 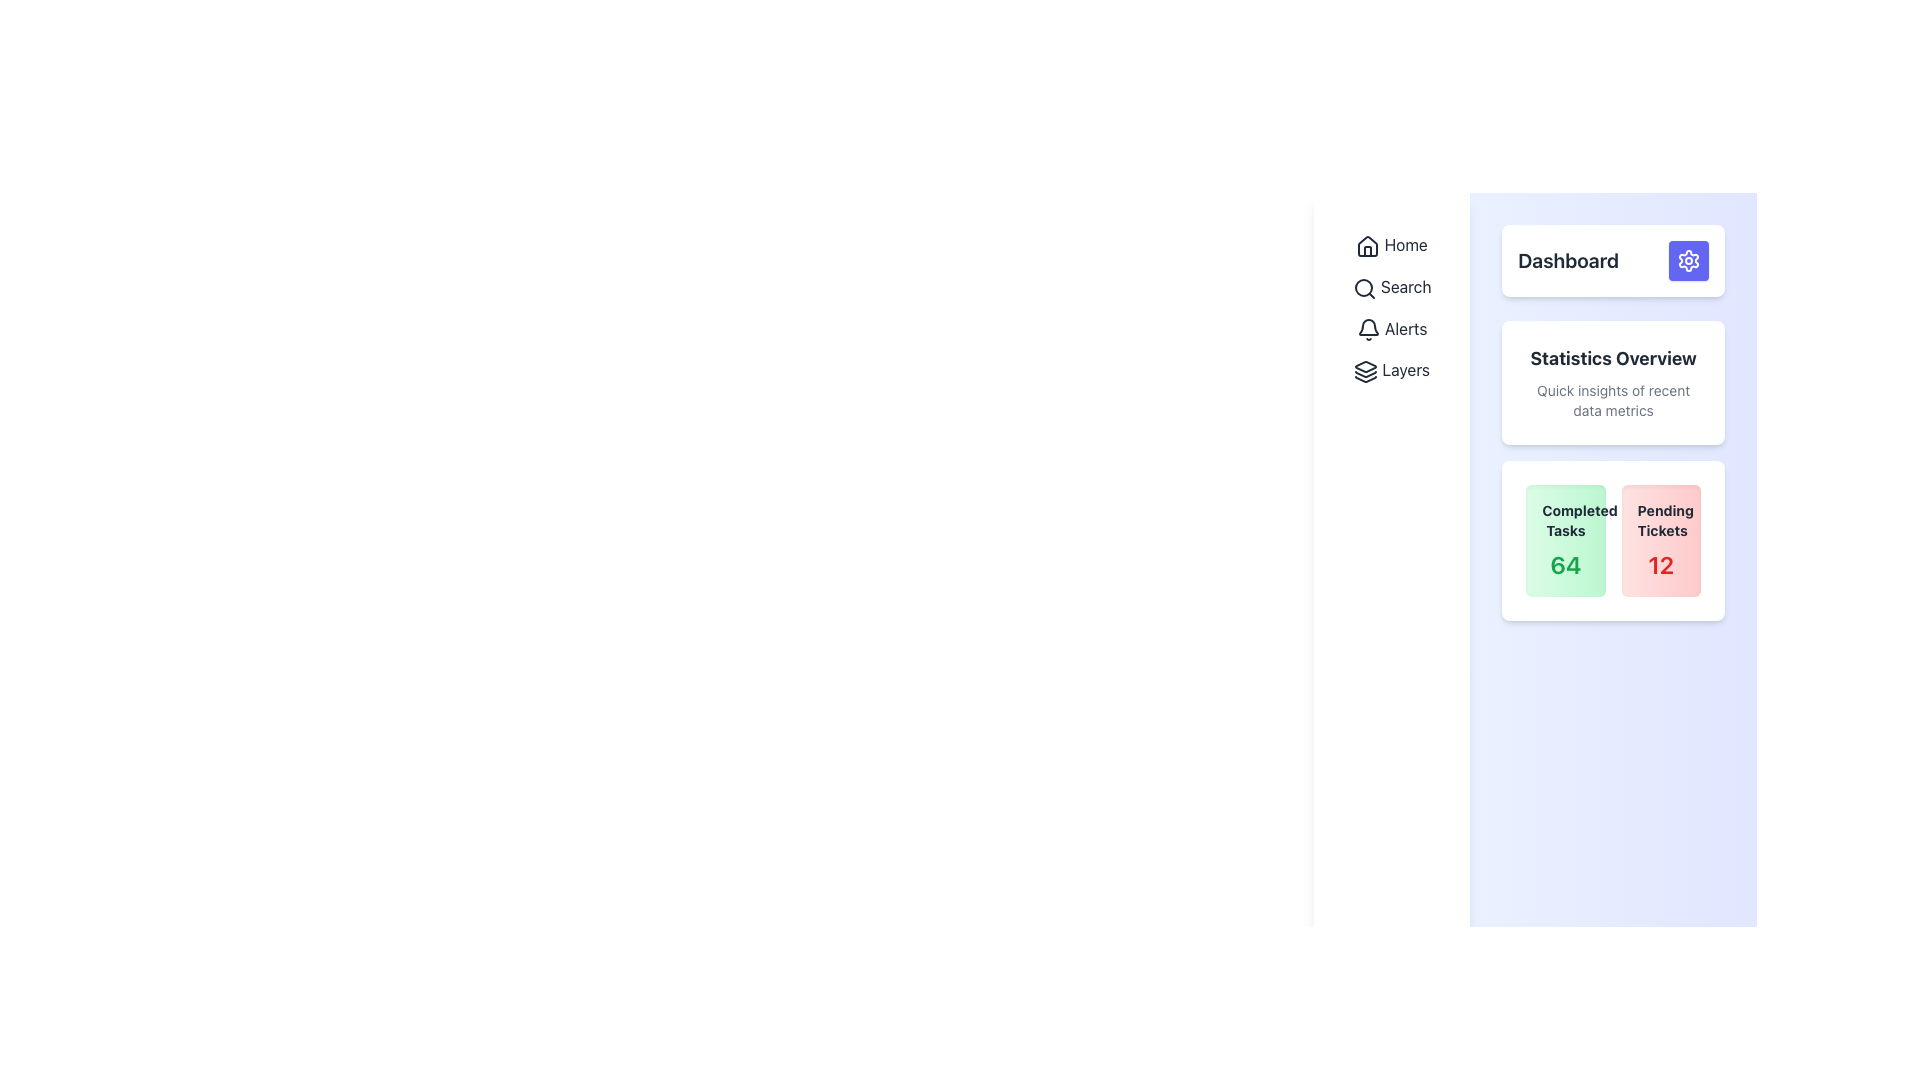 I want to click on the 'Completed Tasks' label, which is styled in bold and smaller font within a light green gradient card in the 'Statistics Overview' section of the dashboard, so click(x=1564, y=519).